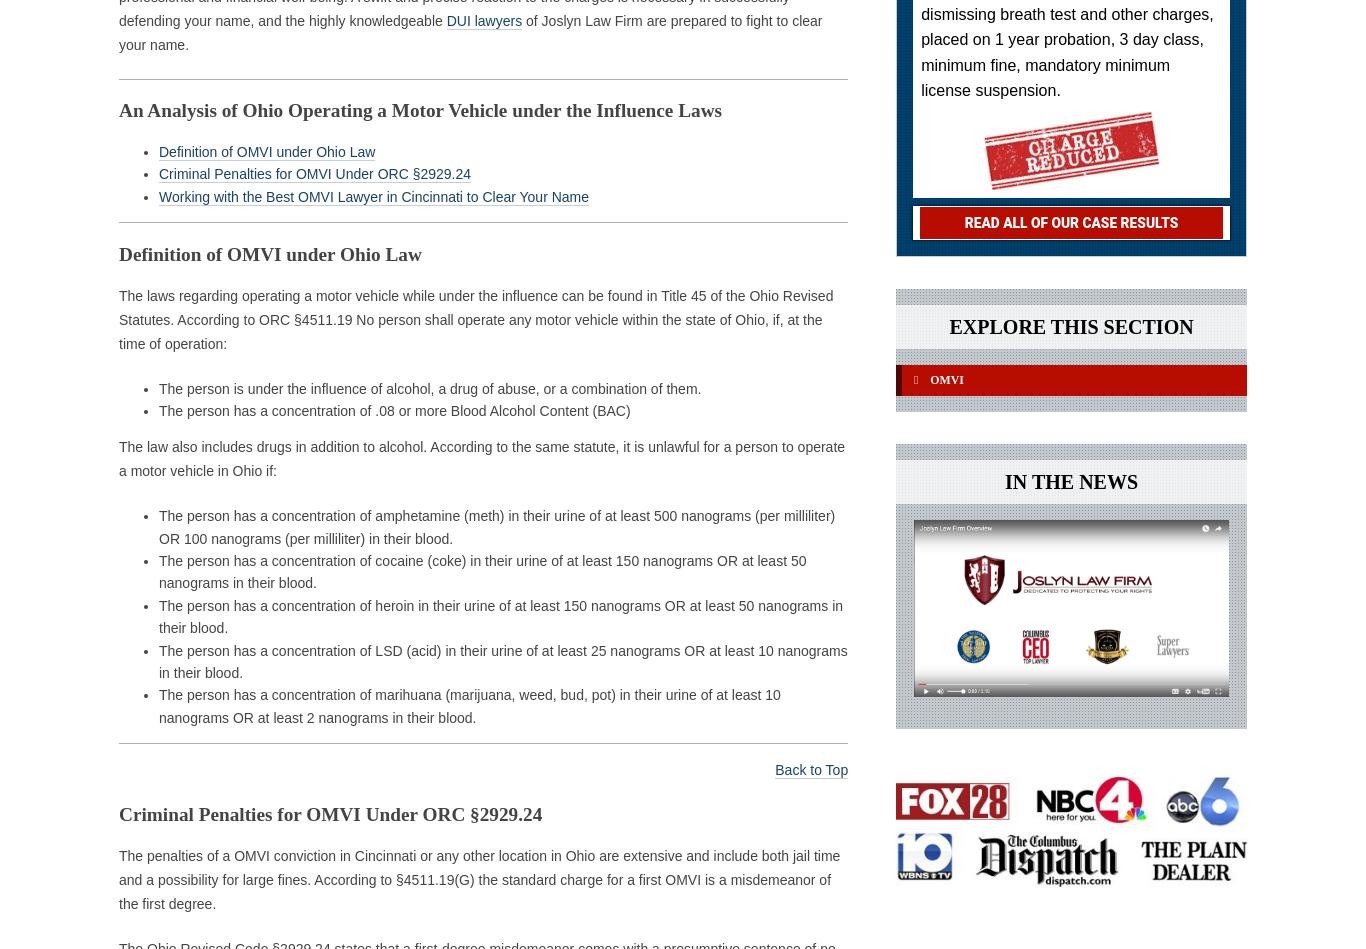 The width and height of the screenshot is (1366, 949). I want to click on 'Back to Top', so click(810, 770).